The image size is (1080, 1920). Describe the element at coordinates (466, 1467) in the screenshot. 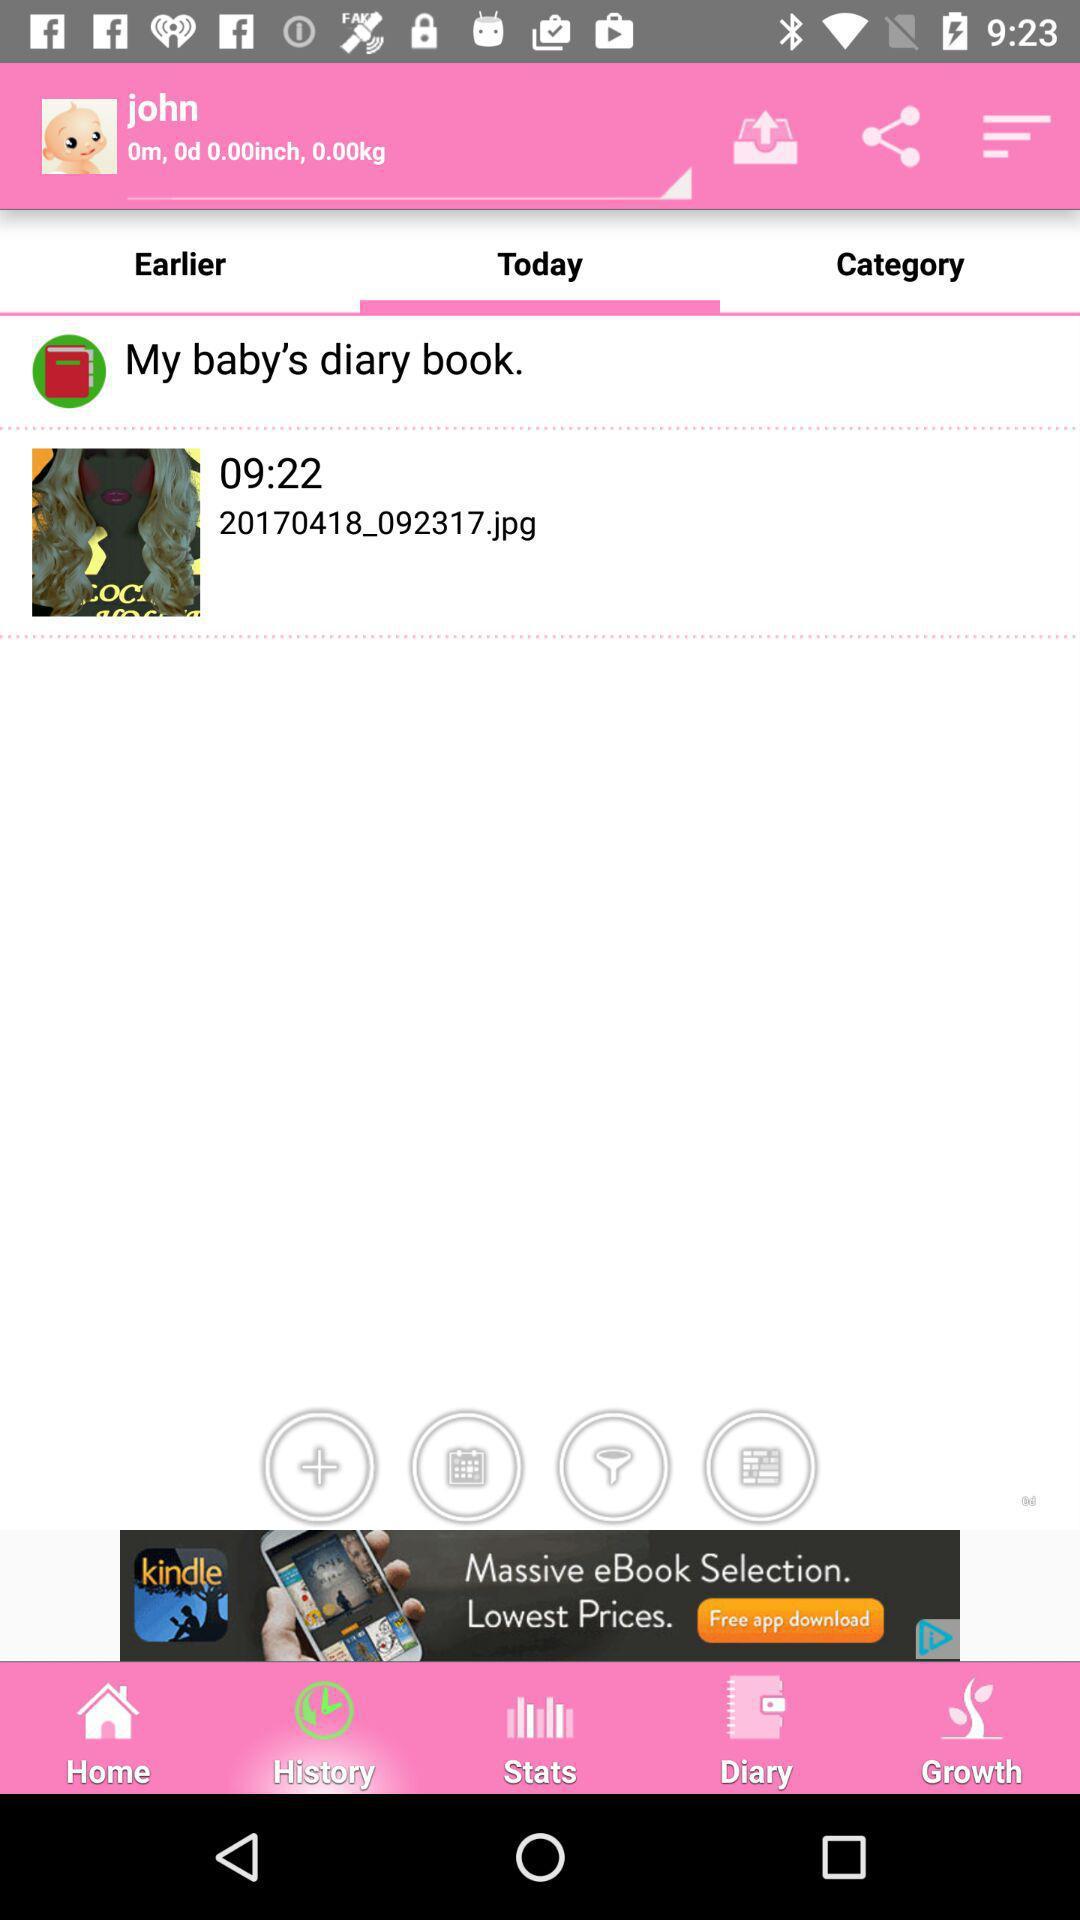

I see `the date_range icon` at that location.